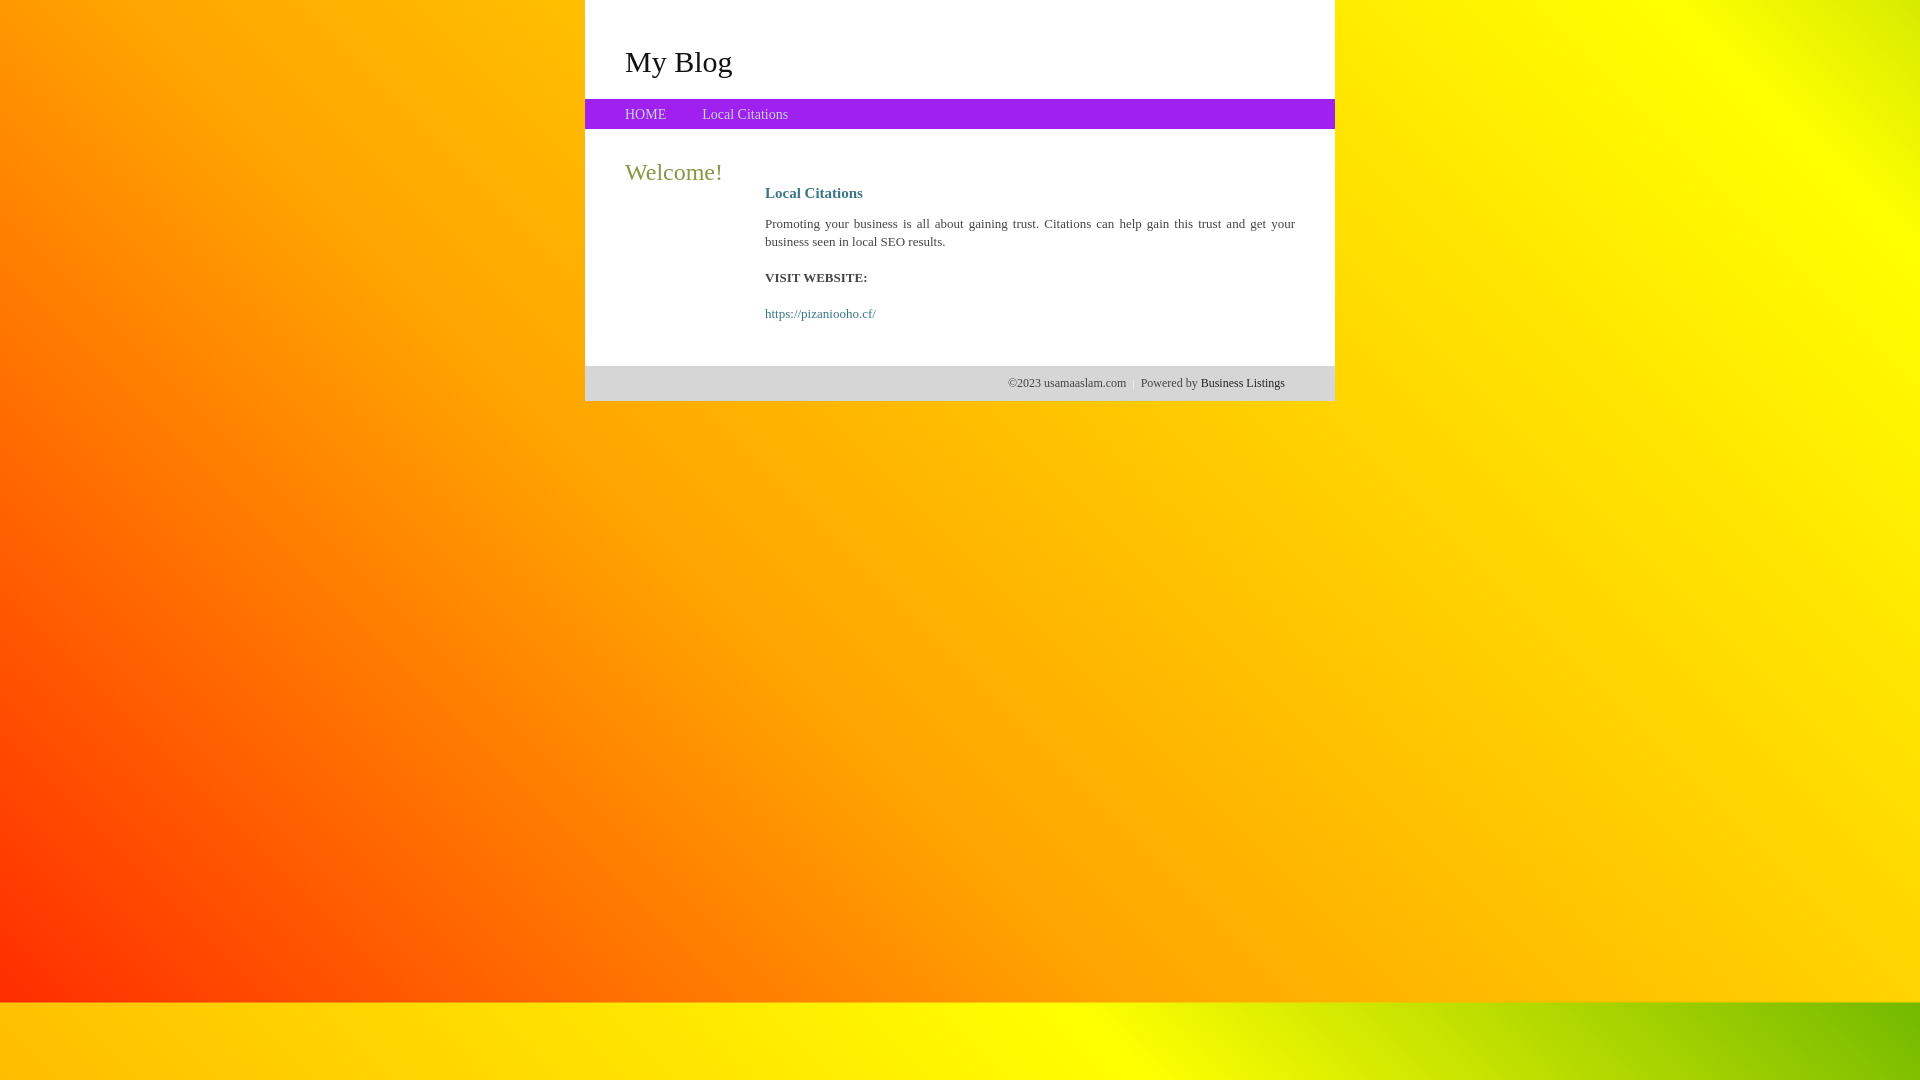  What do you see at coordinates (1200, 382) in the screenshot?
I see `'Business Listings'` at bounding box center [1200, 382].